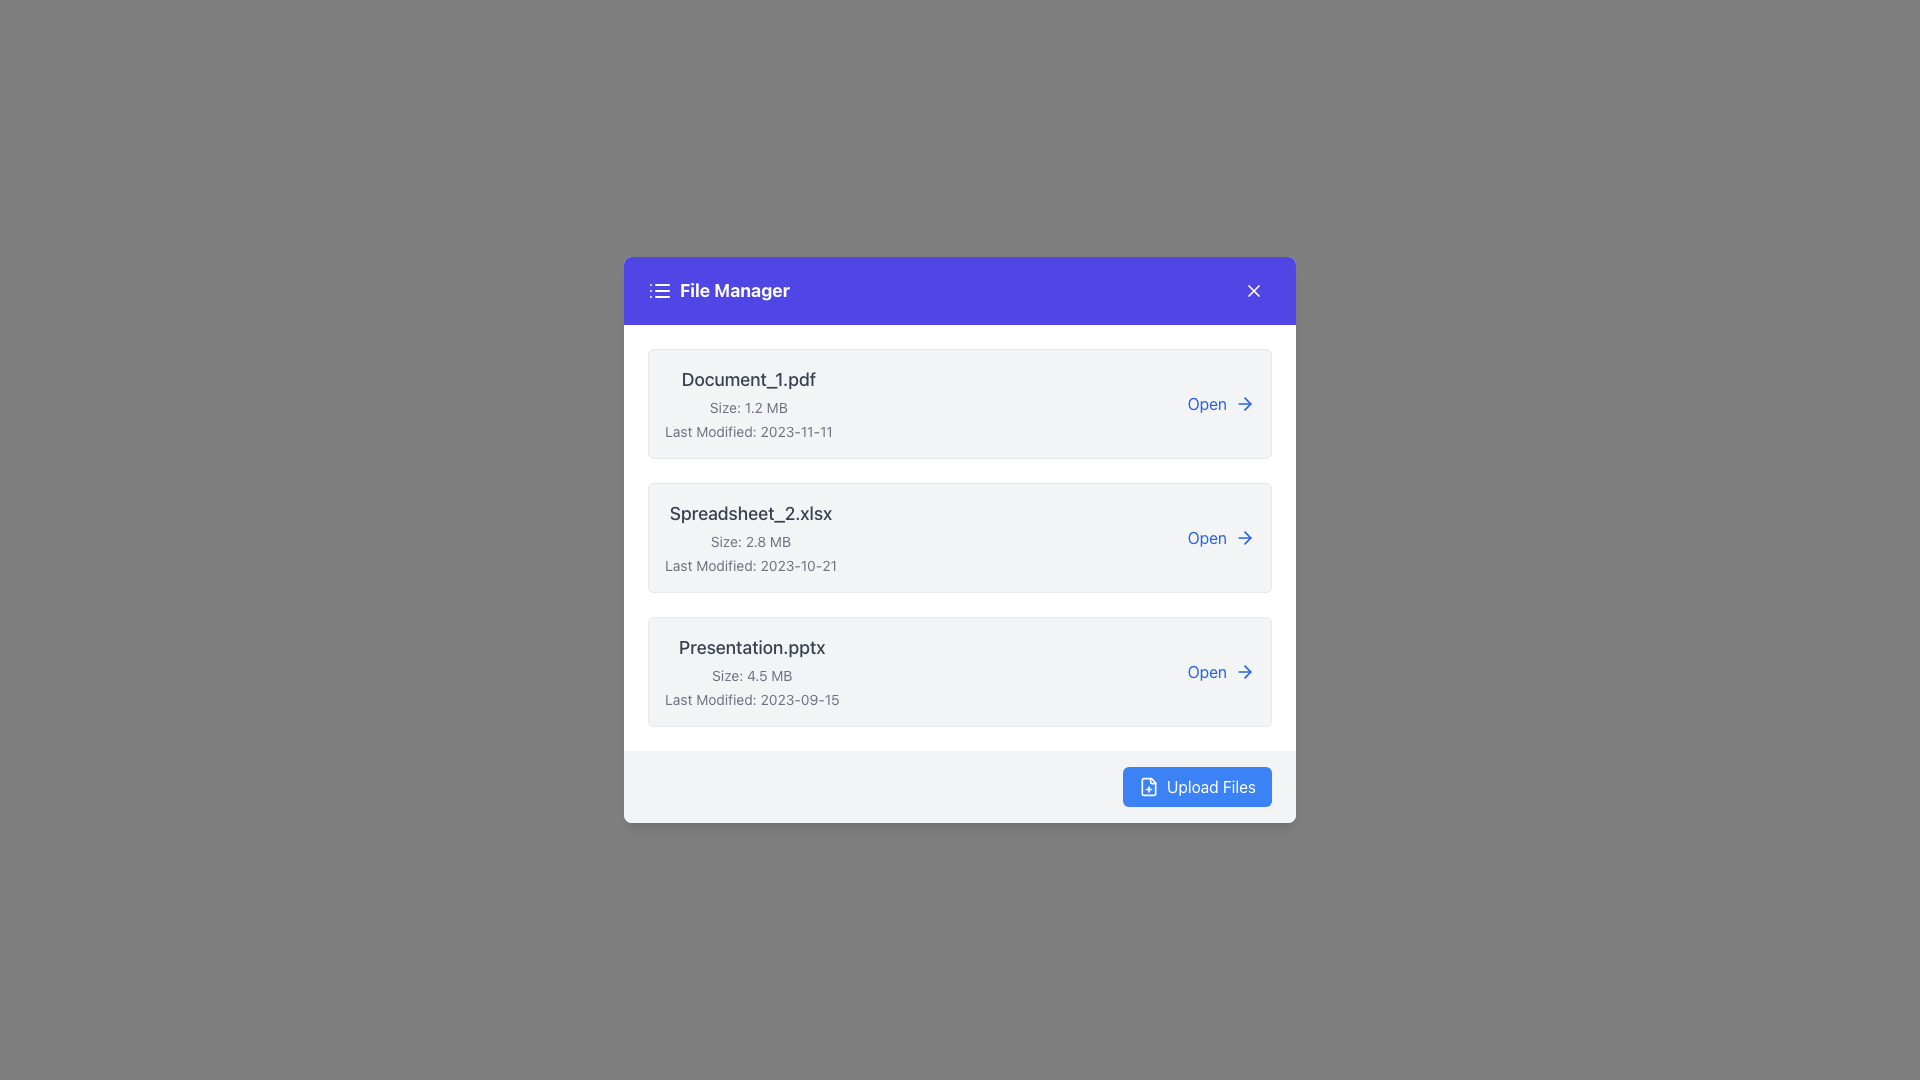 The image size is (1920, 1080). What do you see at coordinates (960, 536) in the screenshot?
I see `the 'Spreadsheet_2.xlsx' file entry` at bounding box center [960, 536].